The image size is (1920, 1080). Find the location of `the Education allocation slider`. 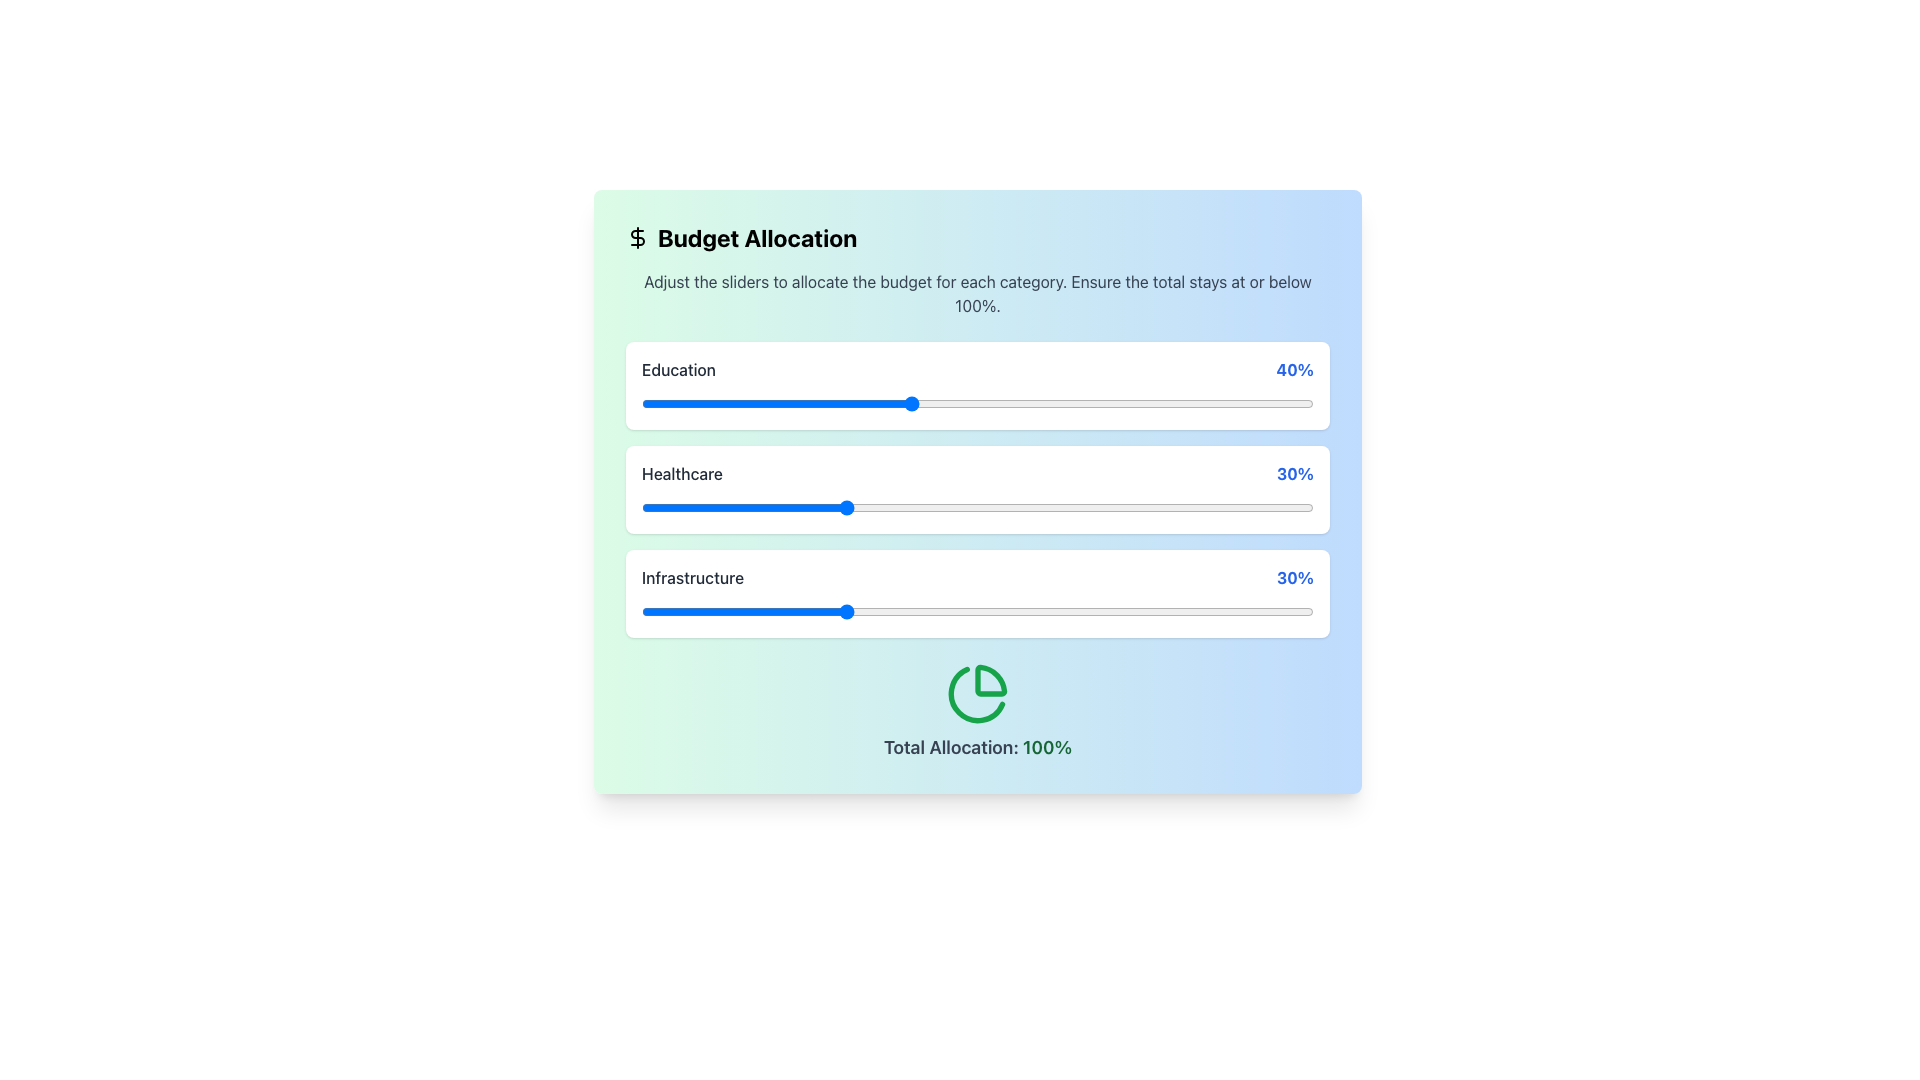

the Education allocation slider is located at coordinates (850, 404).